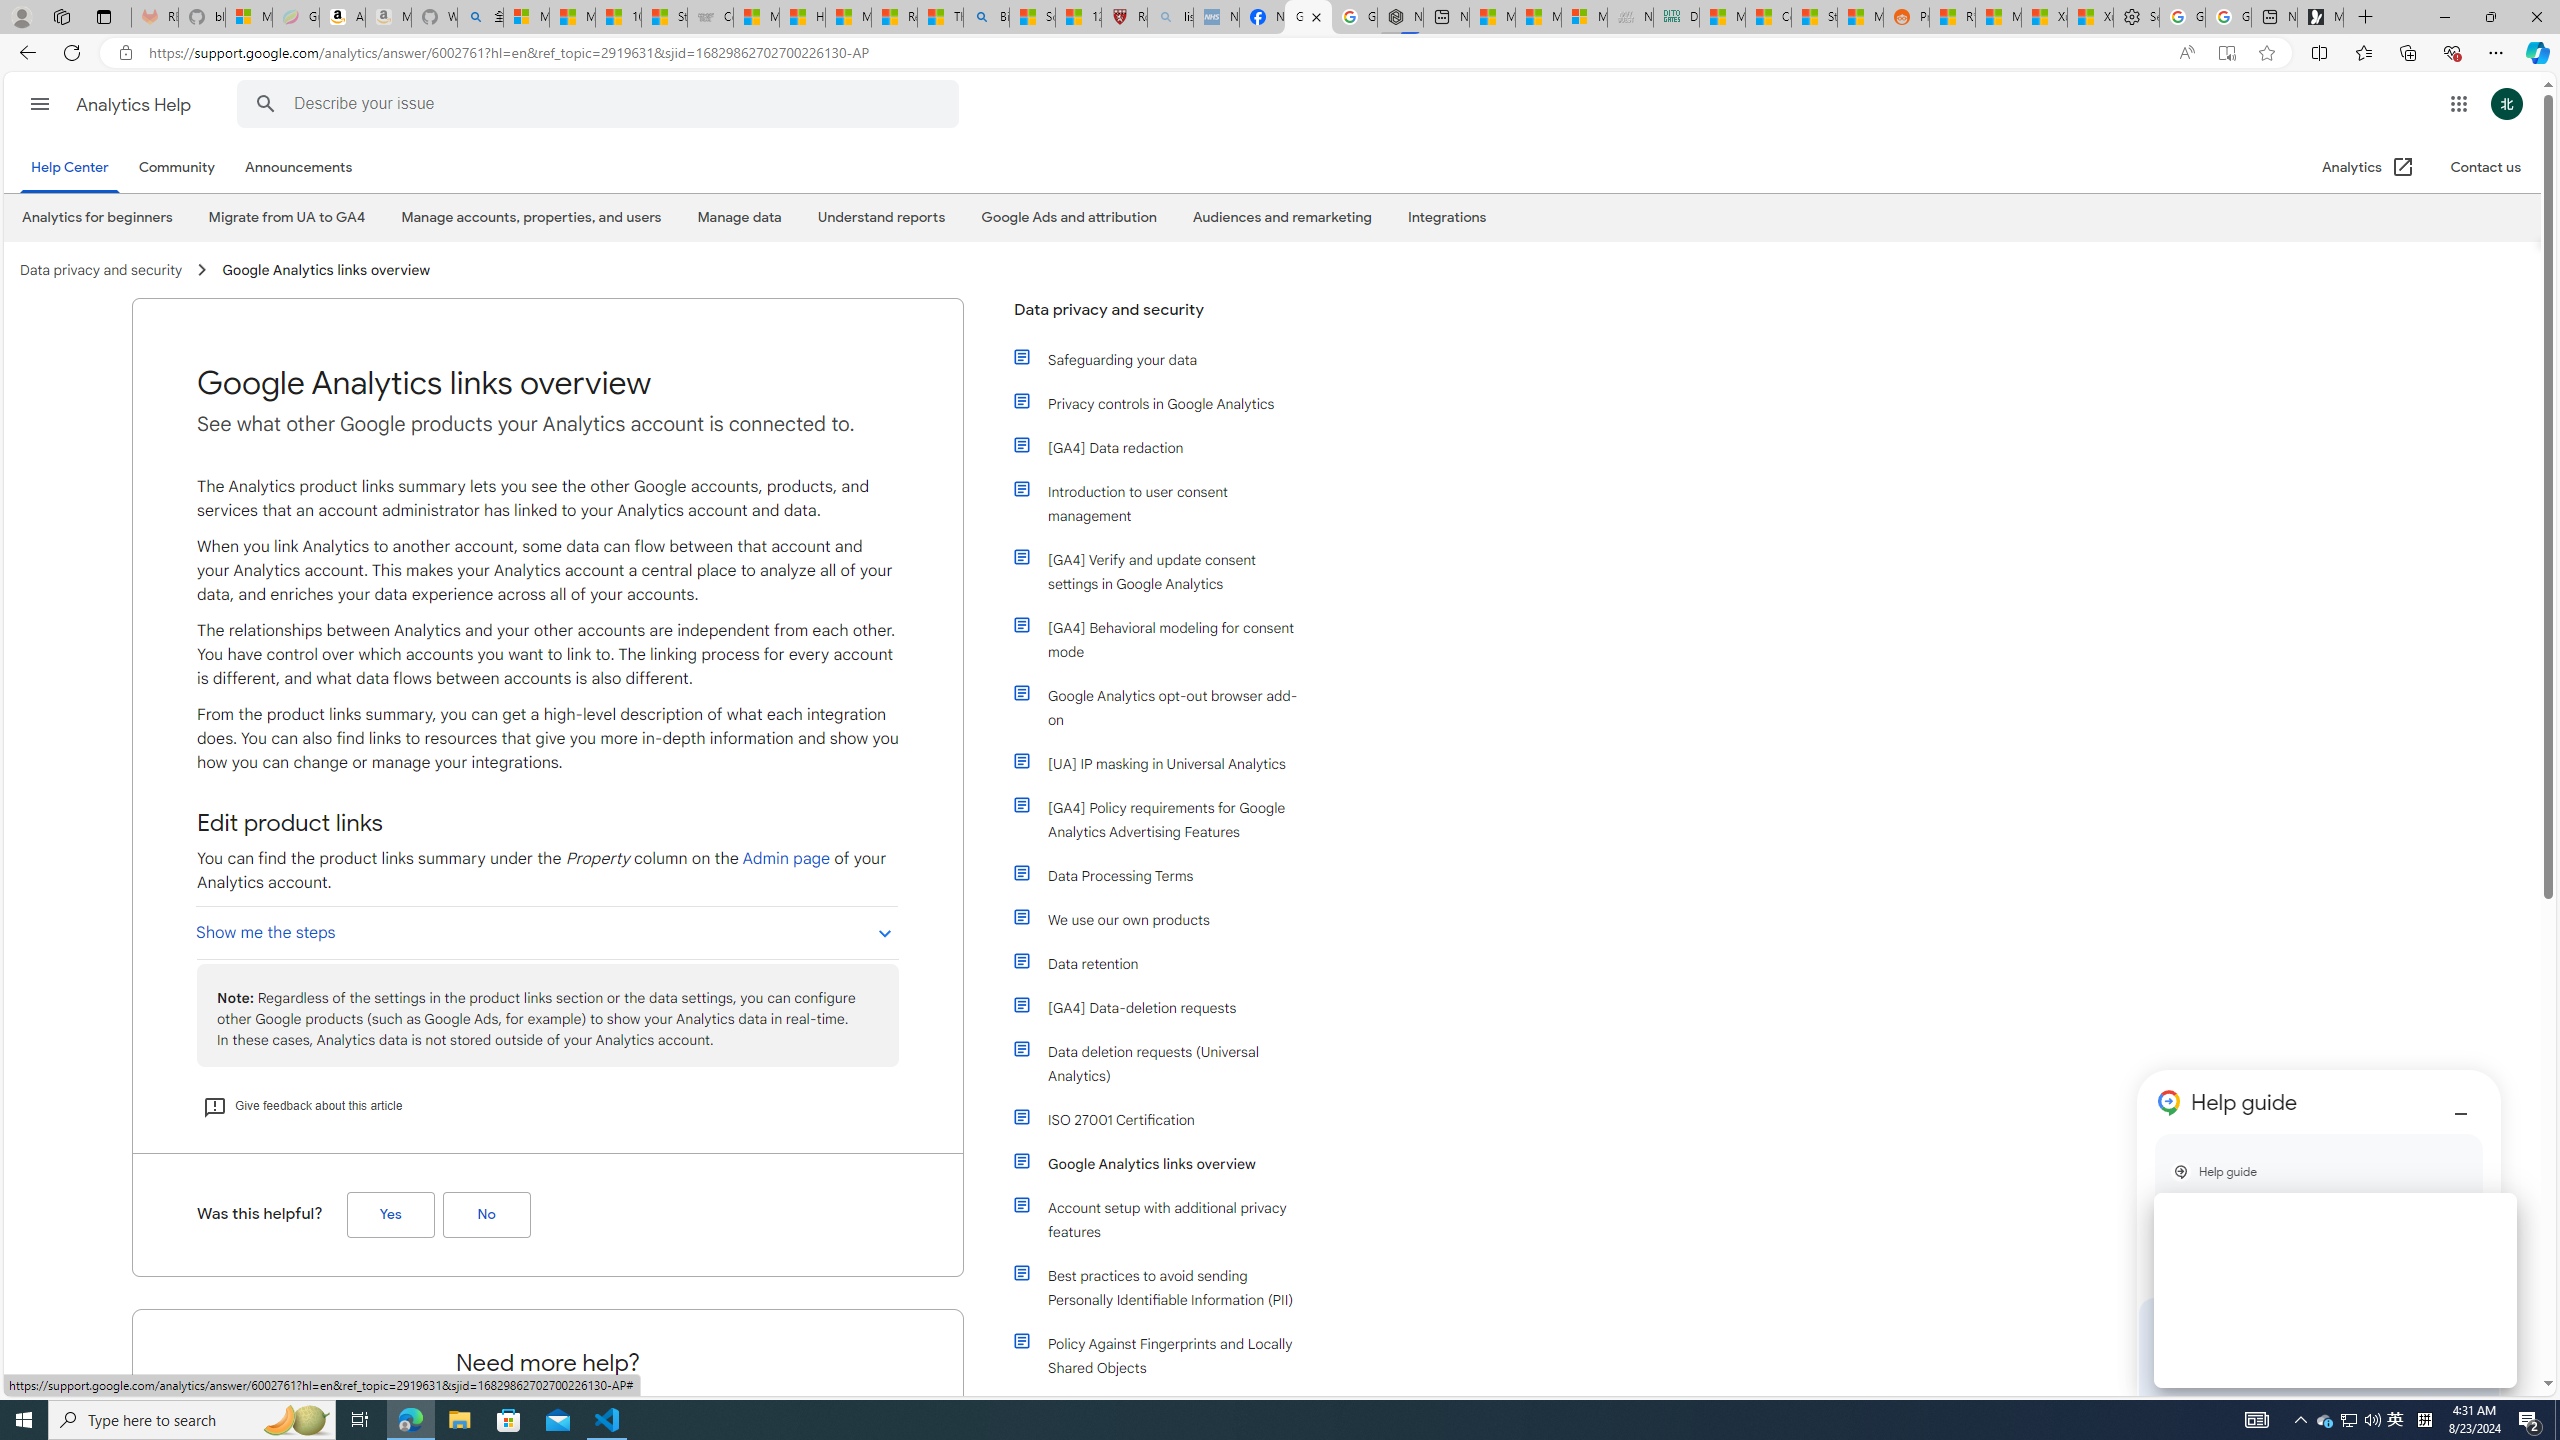 This screenshot has width=2560, height=1440. Describe the element at coordinates (38, 103) in the screenshot. I see `'Main menu'` at that location.